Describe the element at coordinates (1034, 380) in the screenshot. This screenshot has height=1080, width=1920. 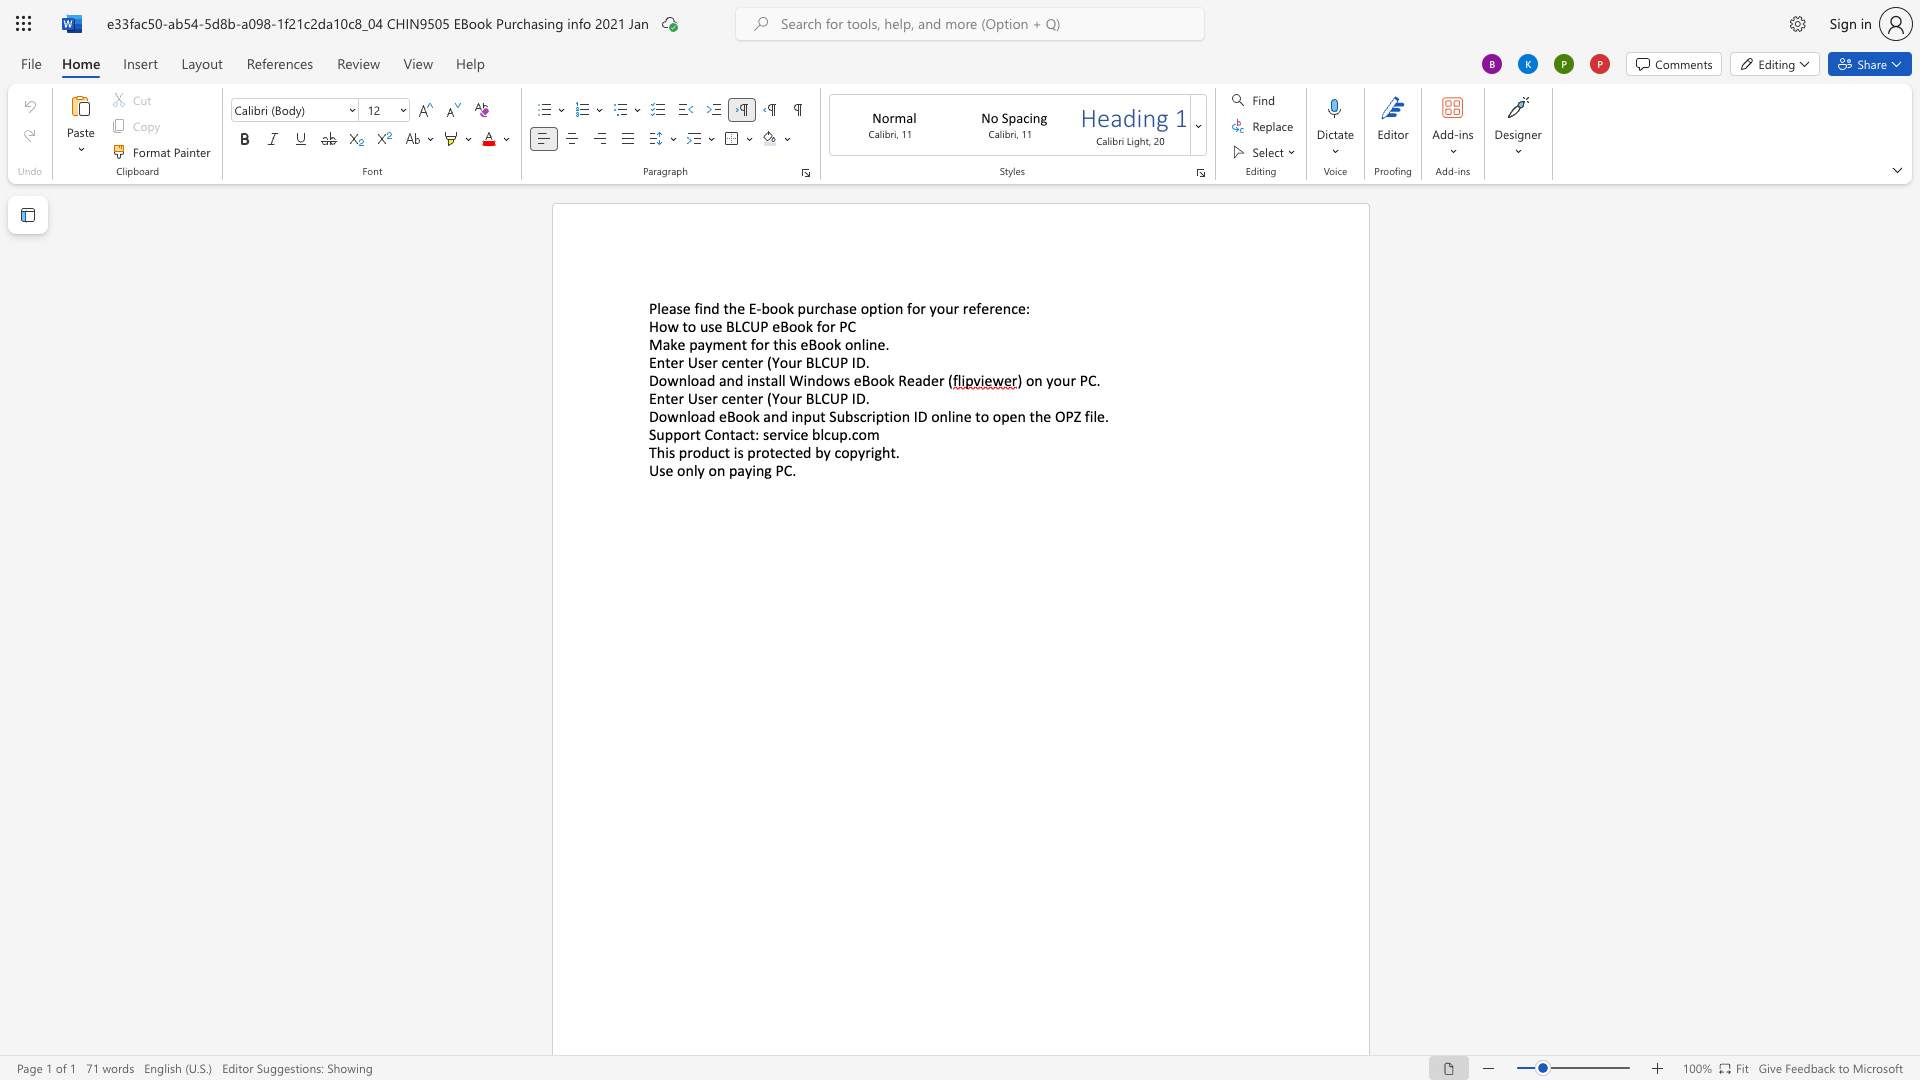
I see `the subset text "n your PC" within the text ") on your PC"` at that location.